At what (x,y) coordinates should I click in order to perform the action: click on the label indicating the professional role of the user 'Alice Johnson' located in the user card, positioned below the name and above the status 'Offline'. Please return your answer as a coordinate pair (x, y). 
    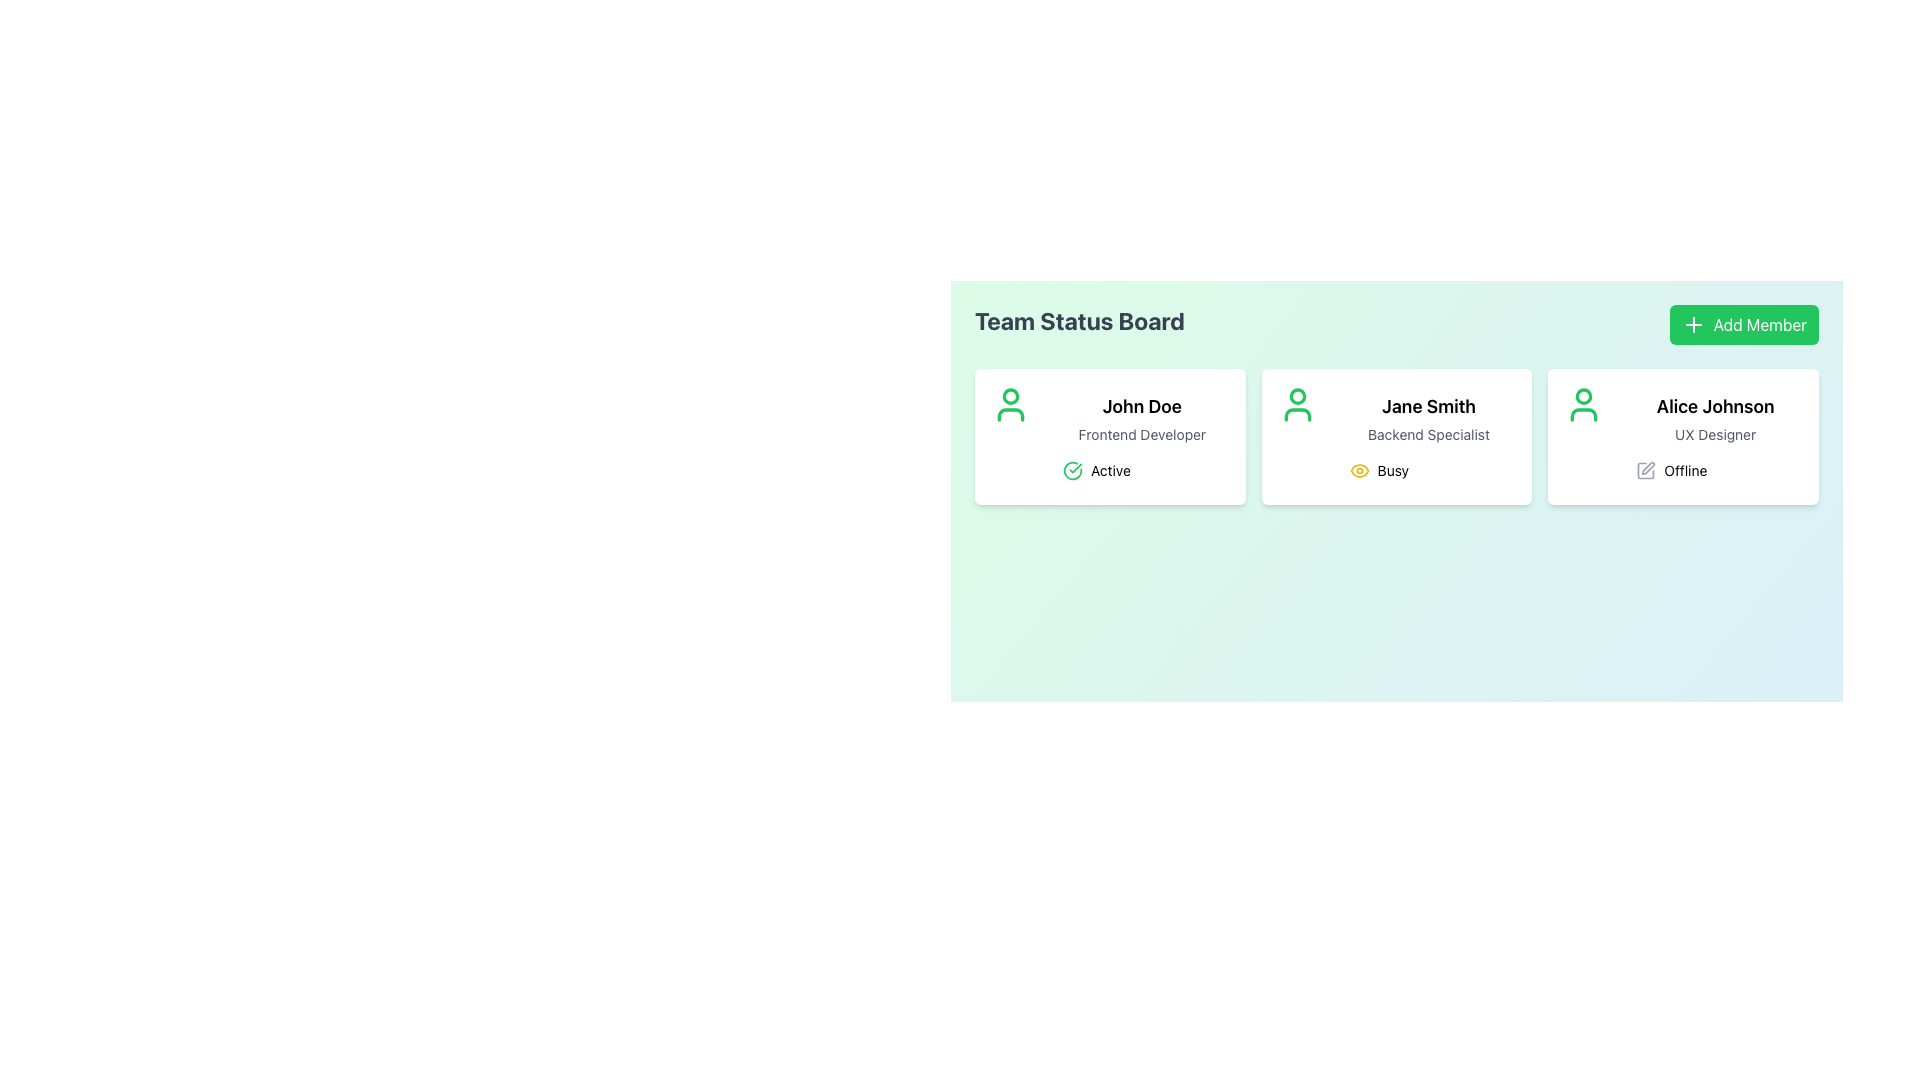
    Looking at the image, I should click on (1714, 434).